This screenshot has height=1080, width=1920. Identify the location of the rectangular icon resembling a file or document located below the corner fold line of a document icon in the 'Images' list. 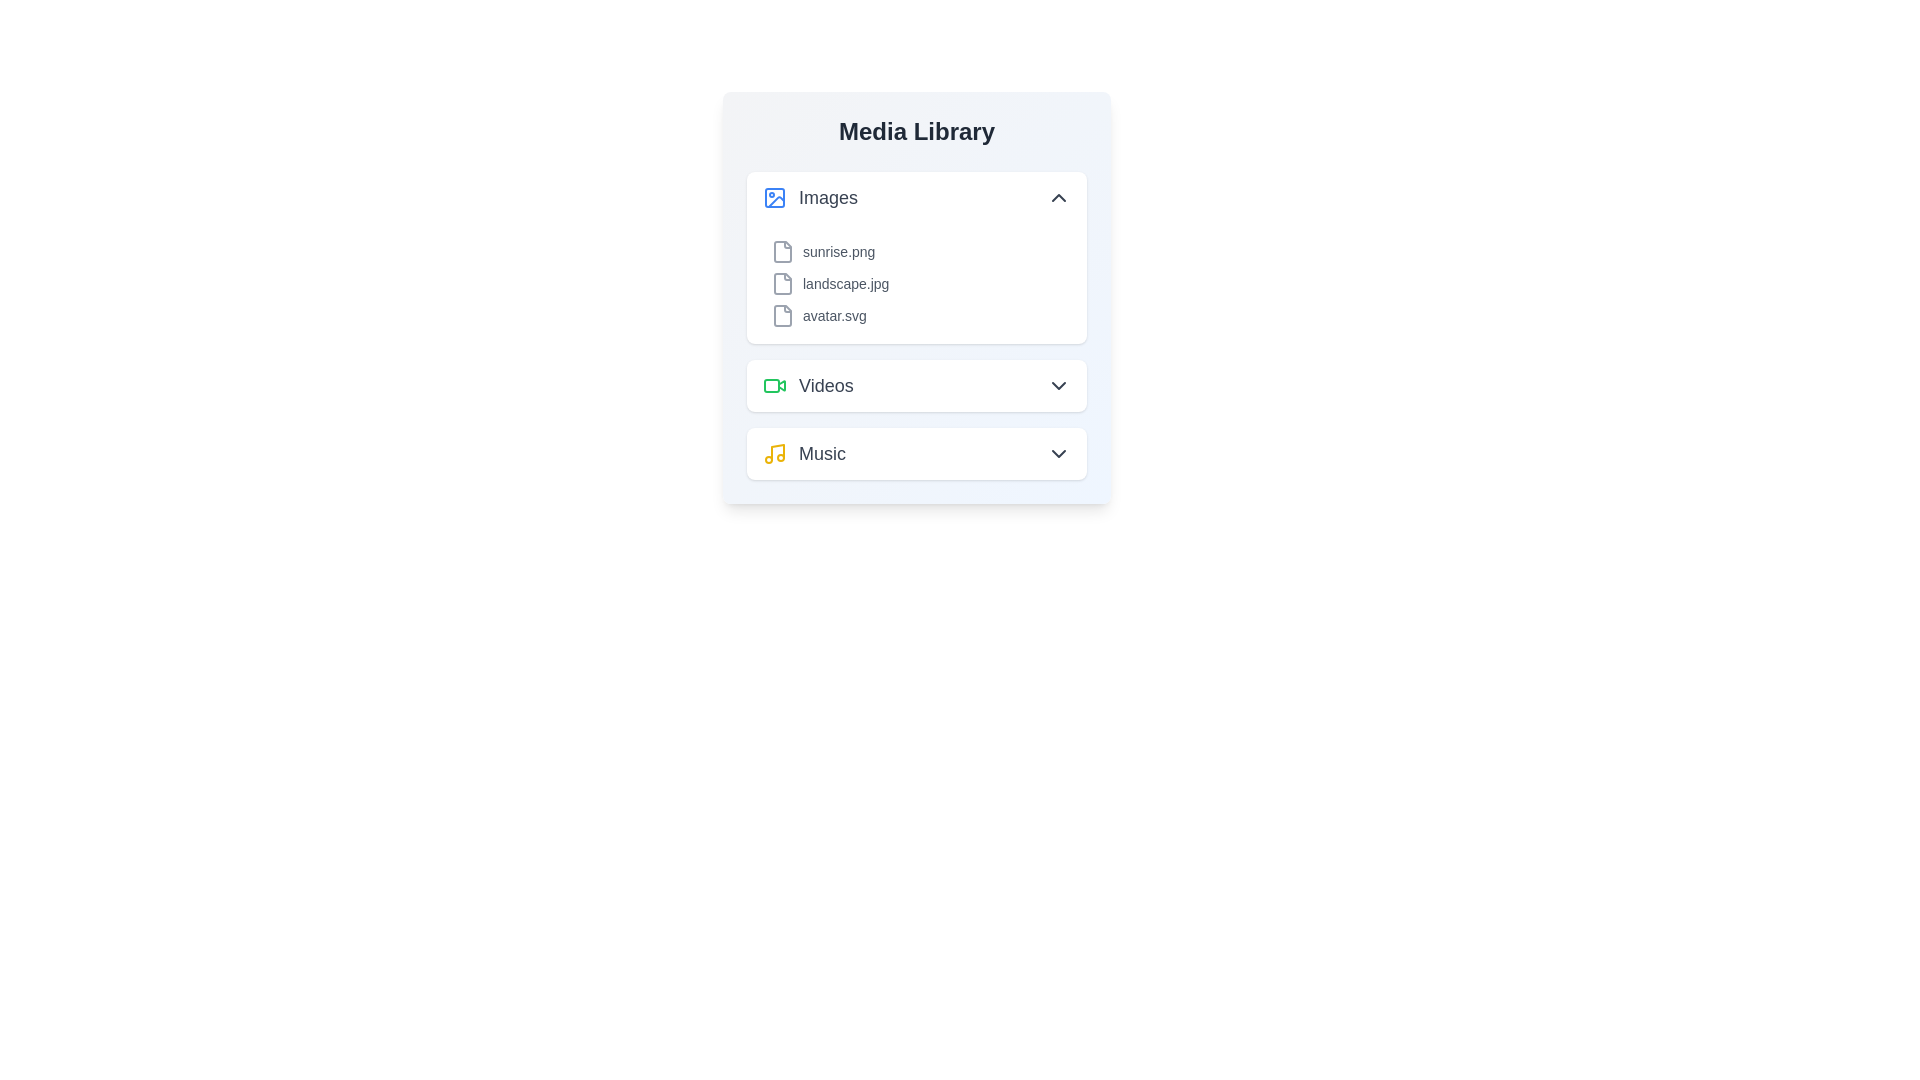
(781, 315).